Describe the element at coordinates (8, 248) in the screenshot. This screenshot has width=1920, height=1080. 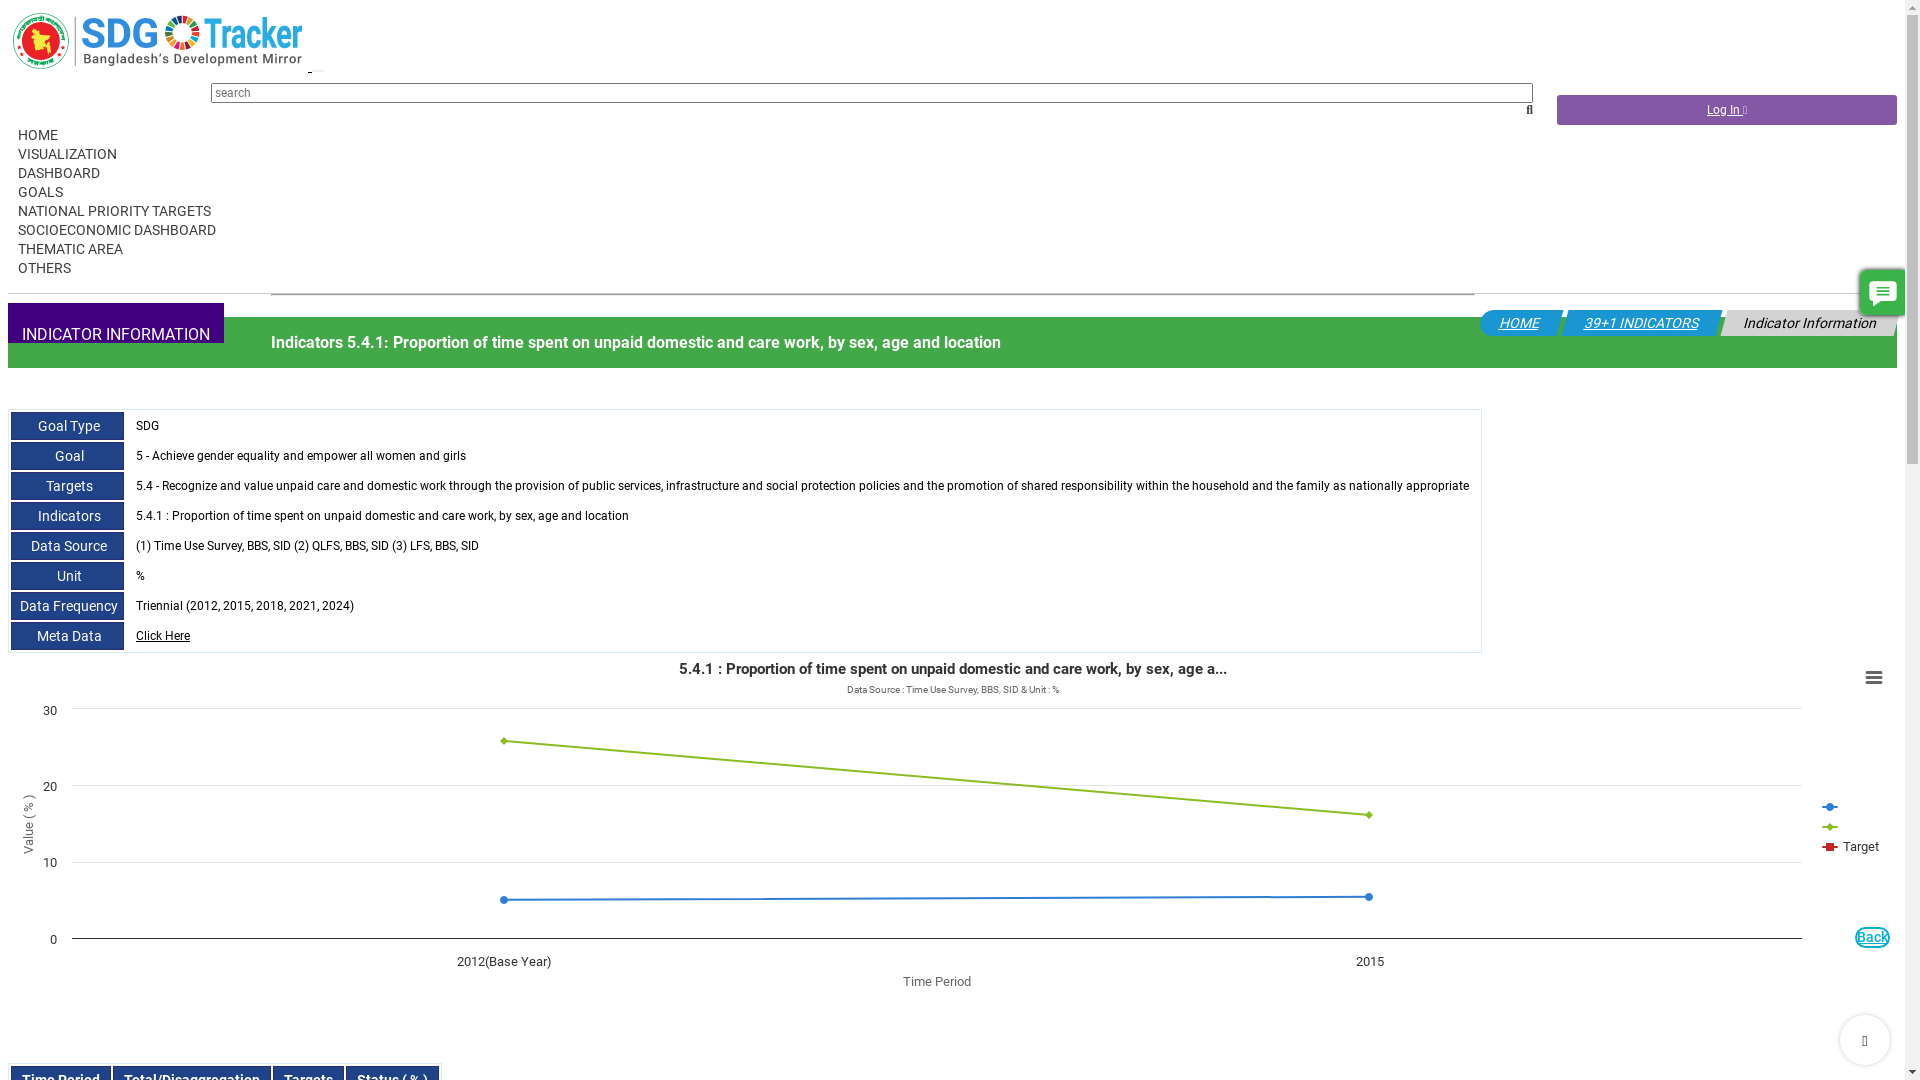
I see `'THEMATIC AREA'` at that location.